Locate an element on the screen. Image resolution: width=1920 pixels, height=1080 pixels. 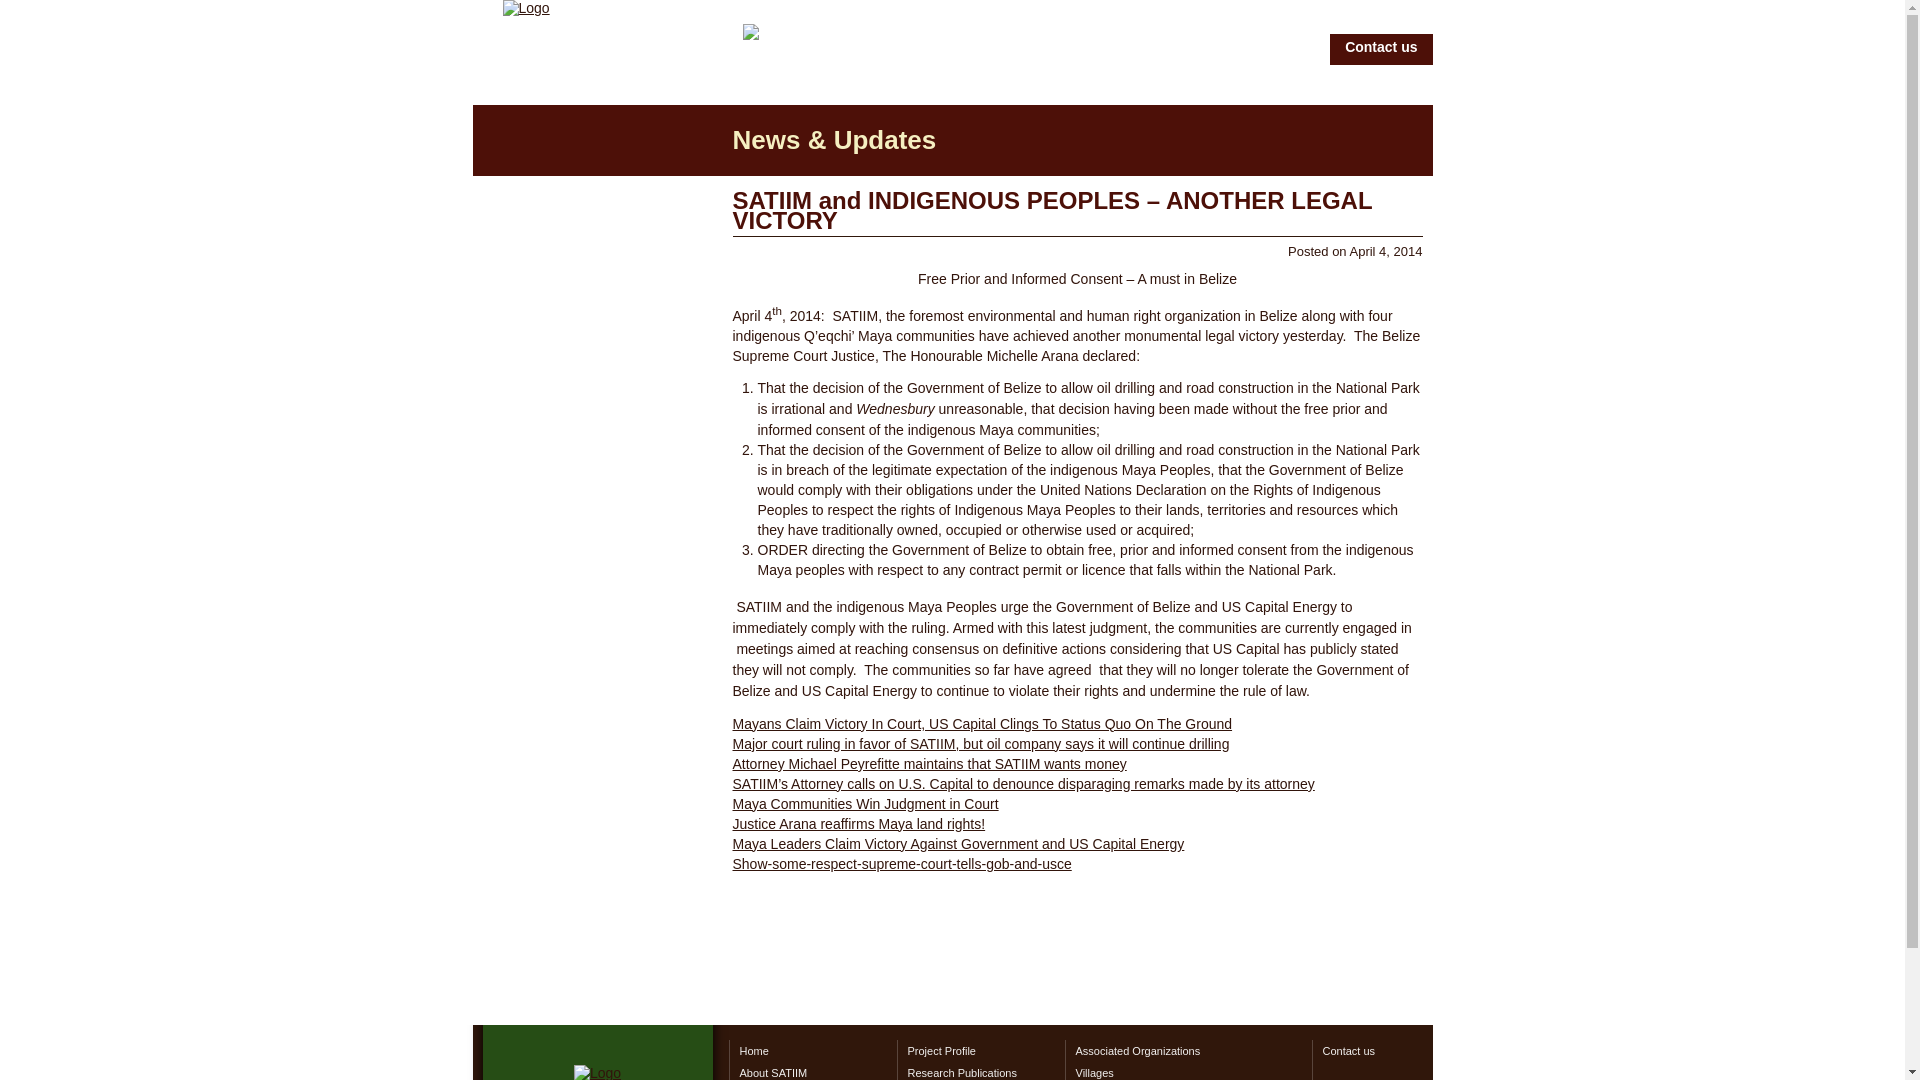
'Associated Organizations' is located at coordinates (1188, 1049).